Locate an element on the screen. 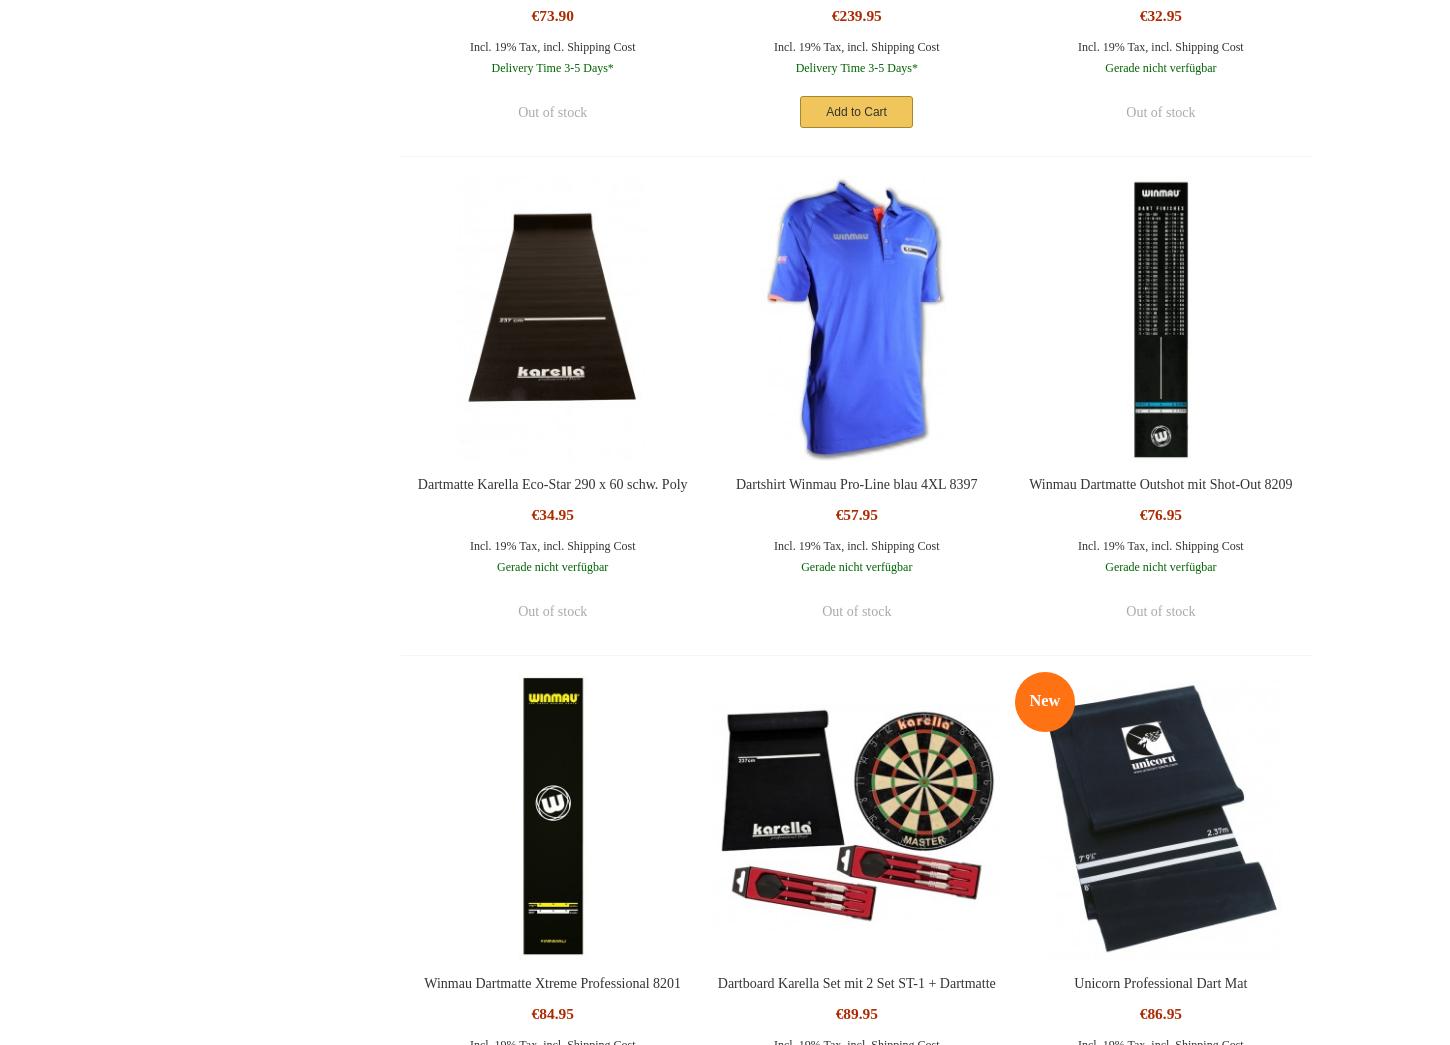 The width and height of the screenshot is (1450, 1045). 'Unicorn Professional Dart Mat' is located at coordinates (1074, 982).